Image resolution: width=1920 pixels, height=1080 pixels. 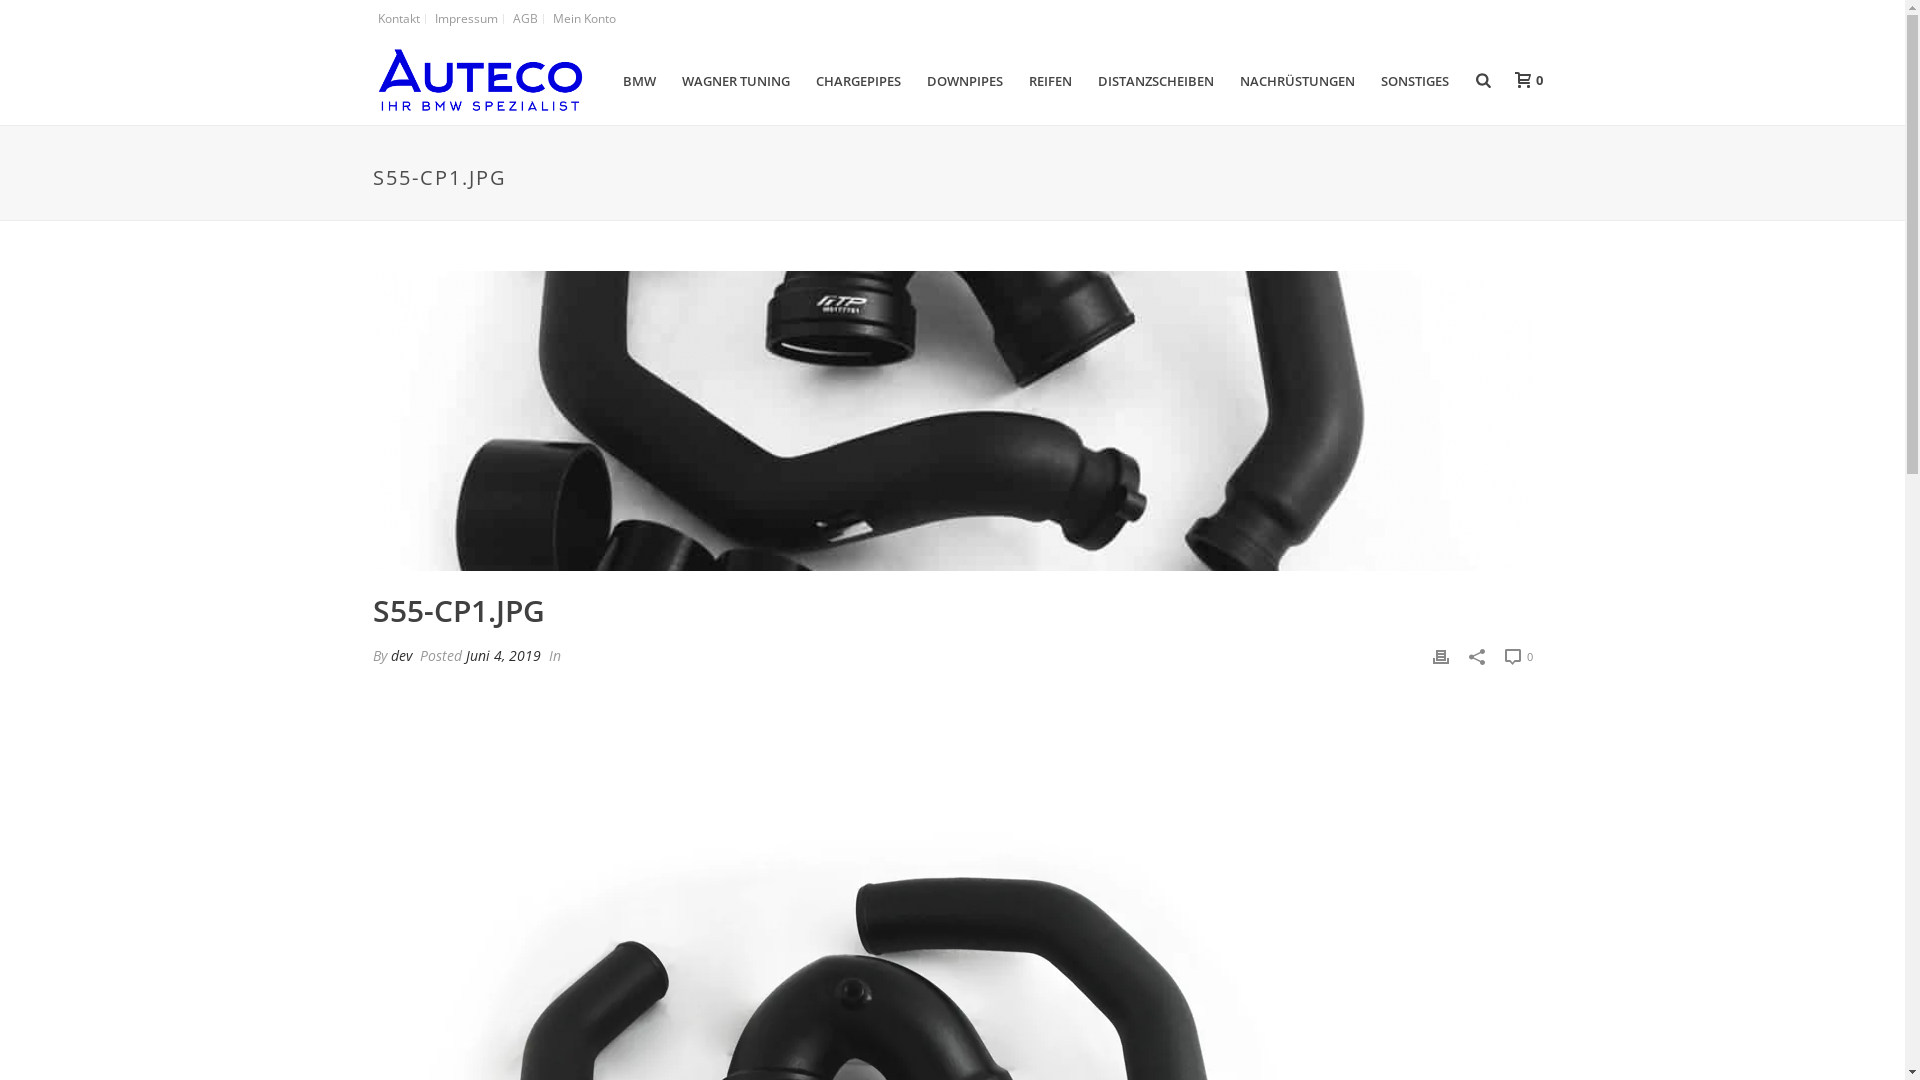 I want to click on 'Impressum', so click(x=465, y=19).